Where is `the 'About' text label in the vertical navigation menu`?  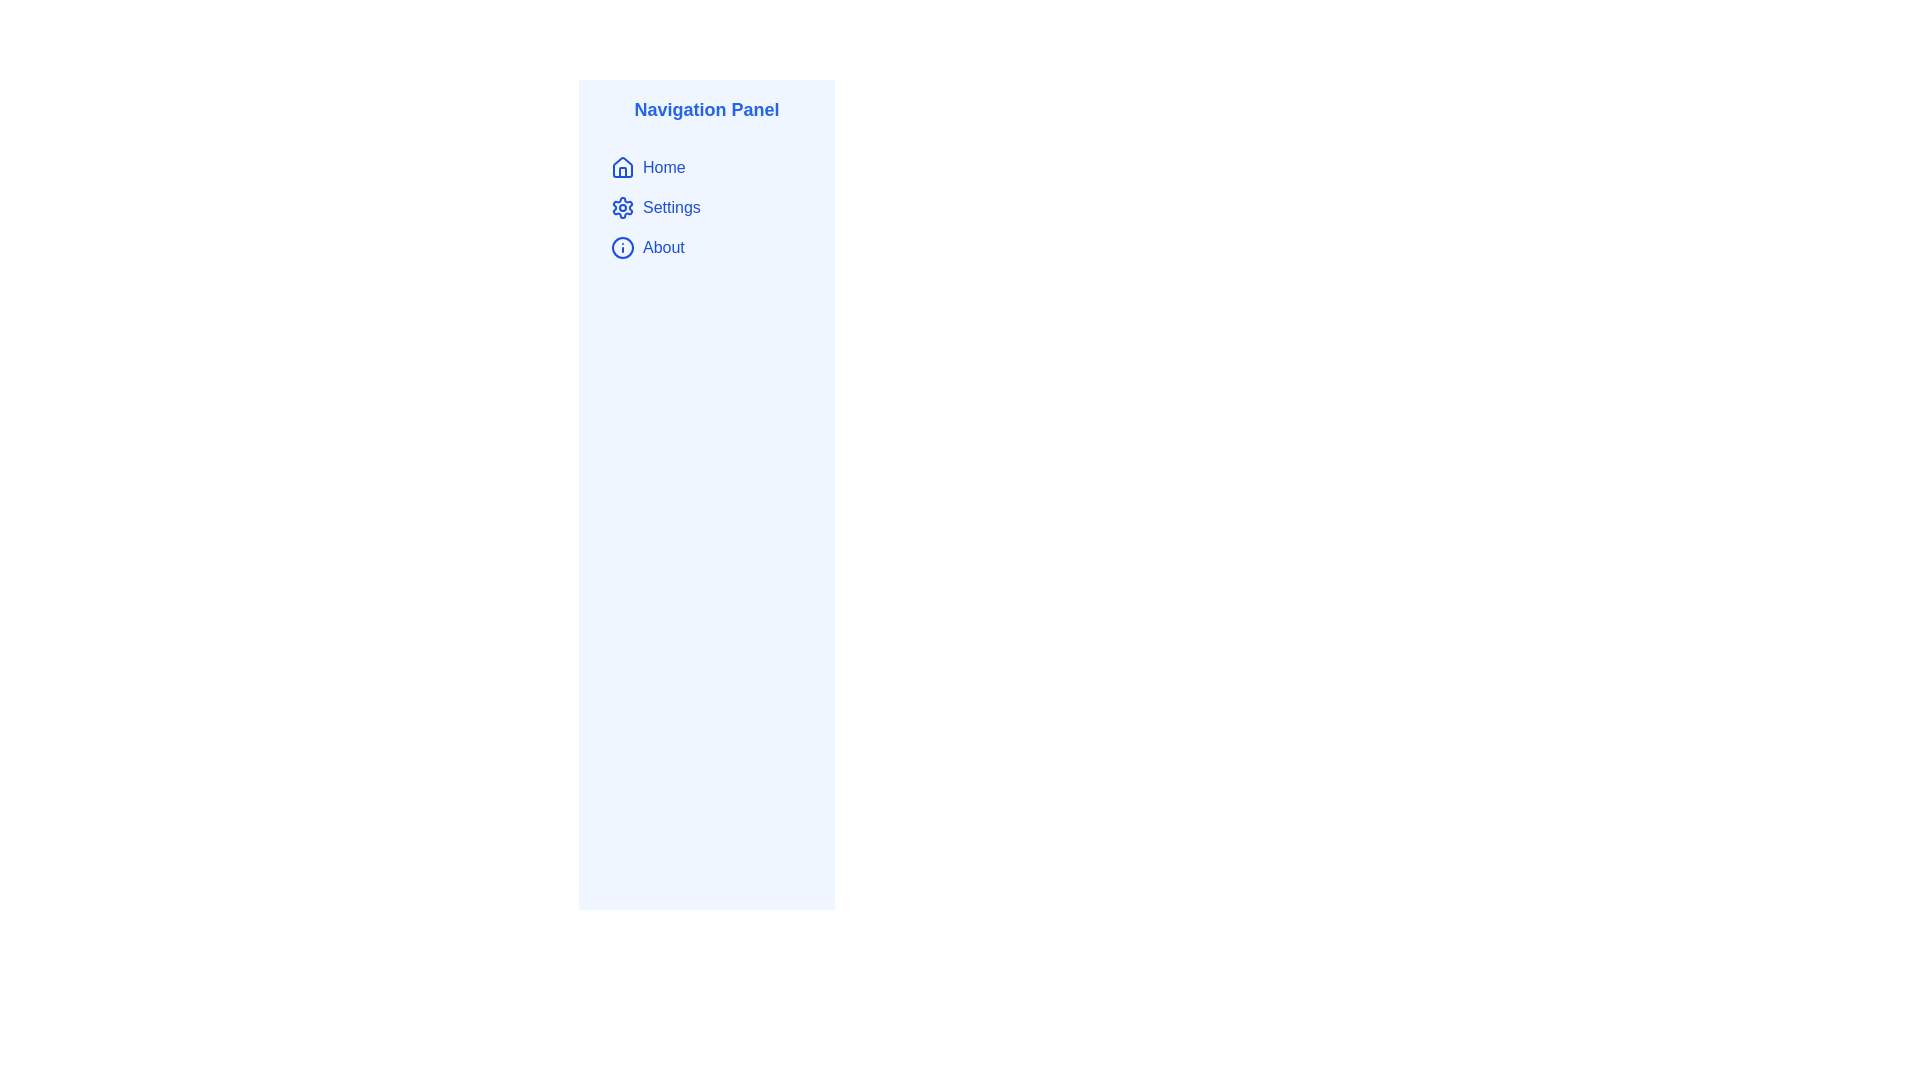 the 'About' text label in the vertical navigation menu is located at coordinates (663, 246).